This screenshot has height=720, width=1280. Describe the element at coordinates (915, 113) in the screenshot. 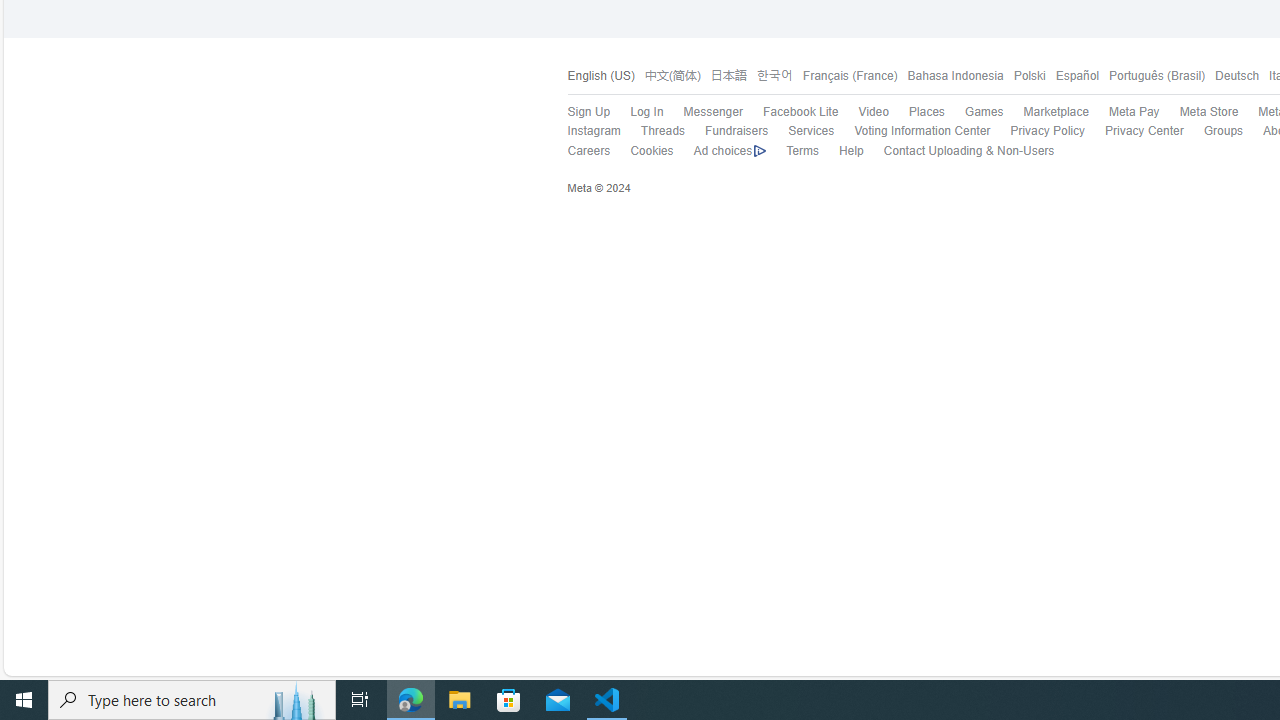

I see `'Places'` at that location.